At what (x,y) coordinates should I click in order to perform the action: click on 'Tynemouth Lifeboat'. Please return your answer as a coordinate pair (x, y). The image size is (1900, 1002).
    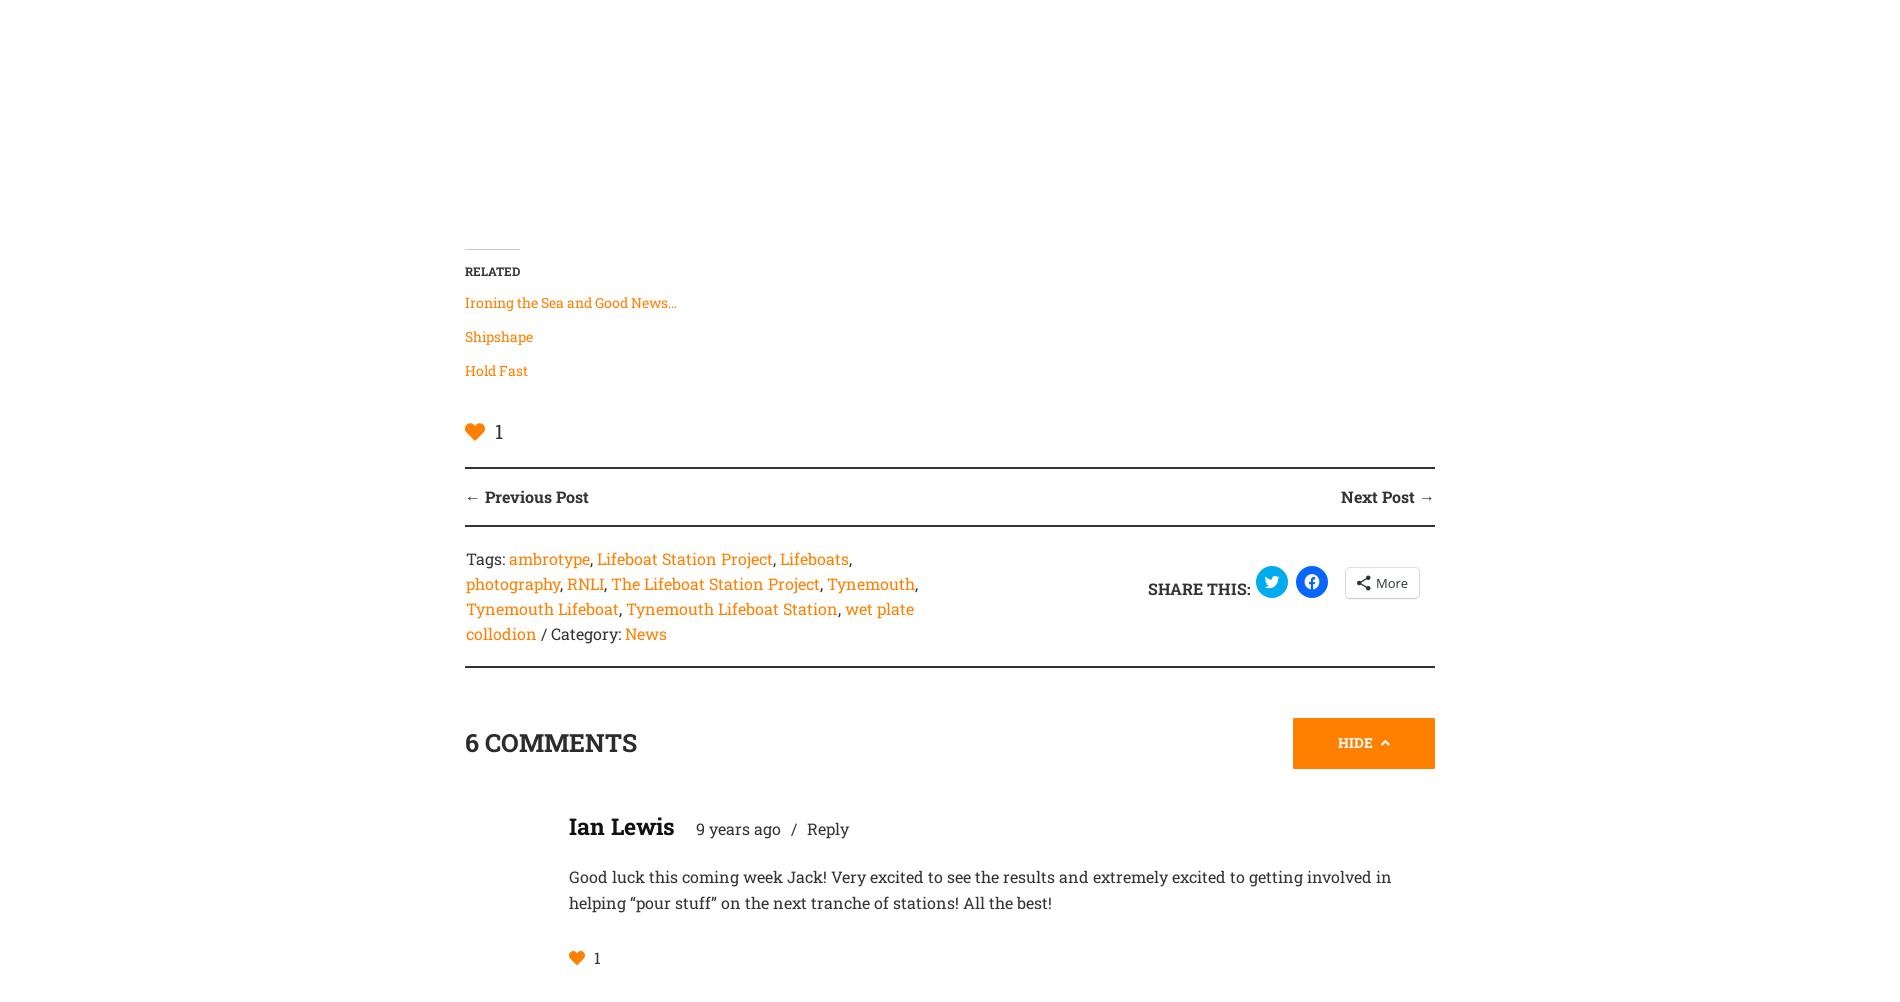
    Looking at the image, I should click on (541, 606).